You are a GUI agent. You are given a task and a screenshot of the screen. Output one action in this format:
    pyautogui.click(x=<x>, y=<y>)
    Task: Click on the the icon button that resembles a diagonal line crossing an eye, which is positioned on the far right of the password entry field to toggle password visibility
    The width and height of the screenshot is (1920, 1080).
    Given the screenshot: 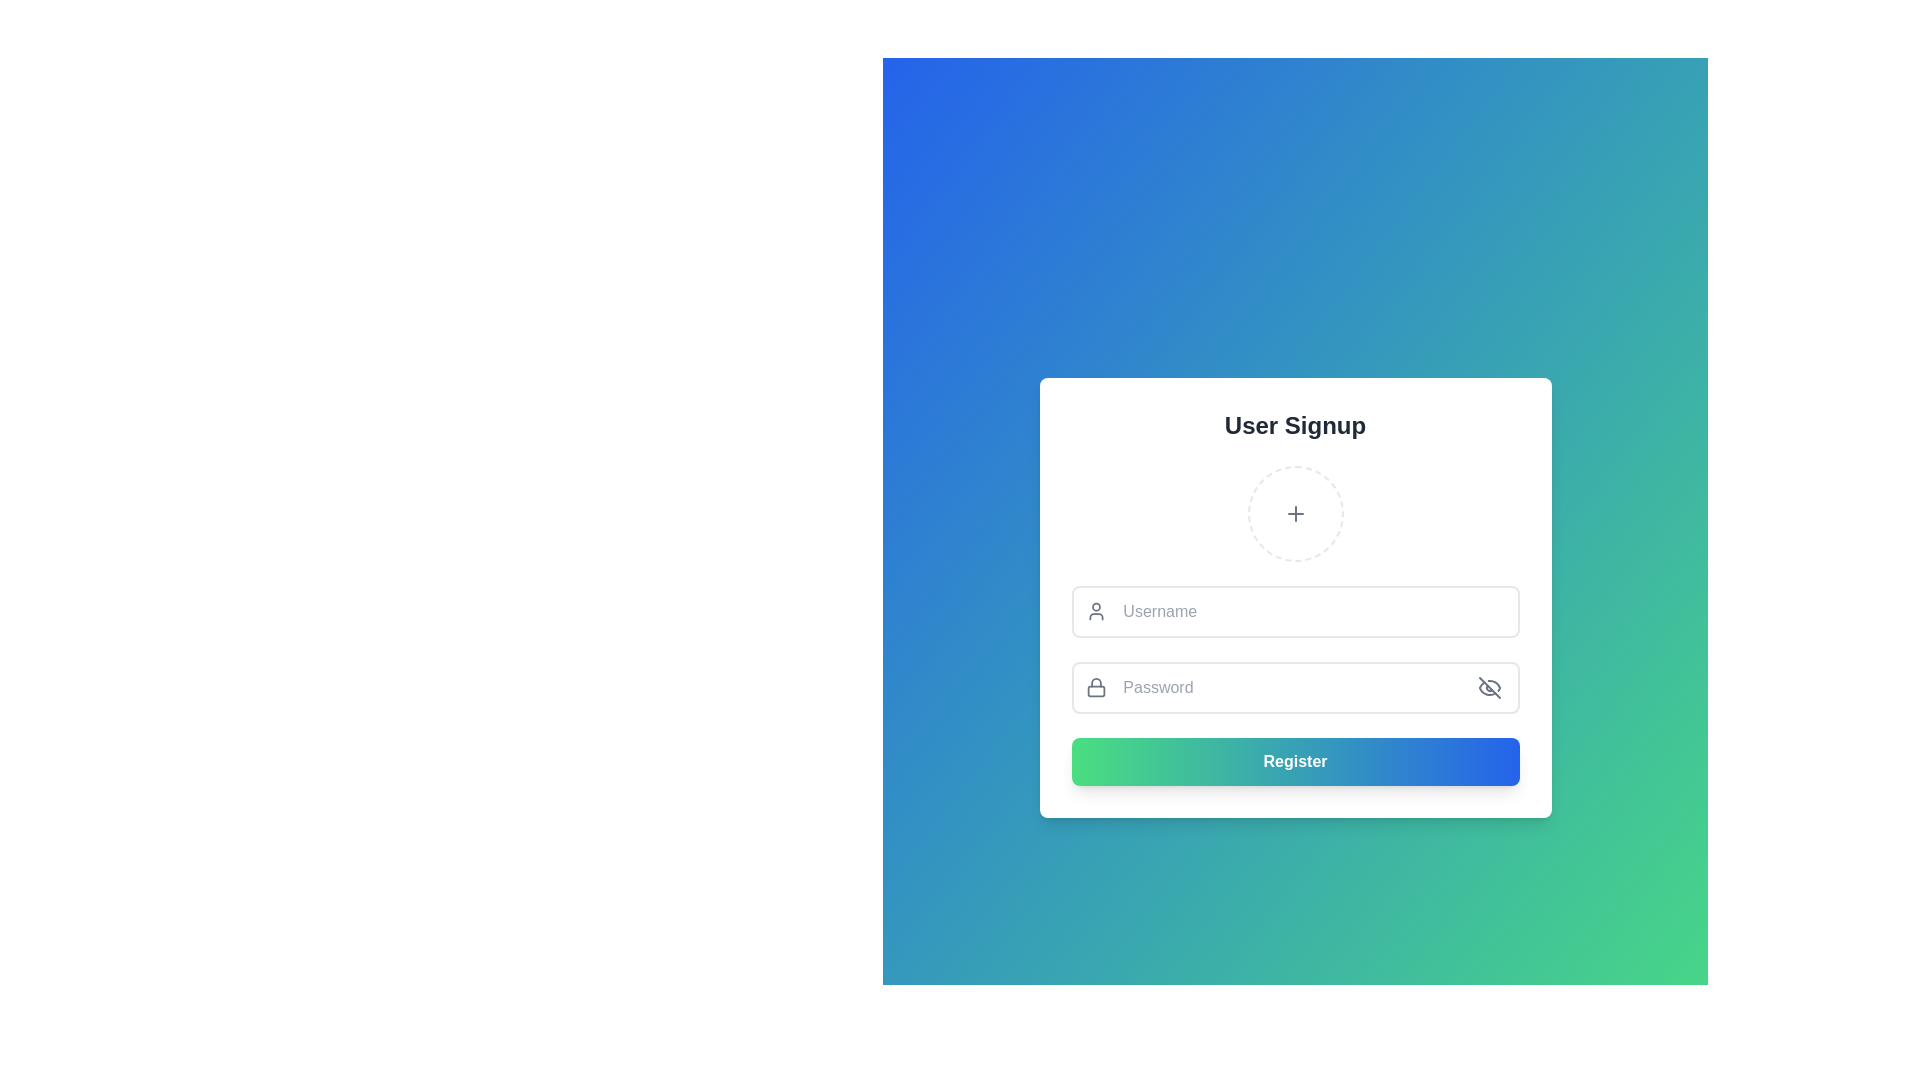 What is the action you would take?
    pyautogui.click(x=1489, y=686)
    